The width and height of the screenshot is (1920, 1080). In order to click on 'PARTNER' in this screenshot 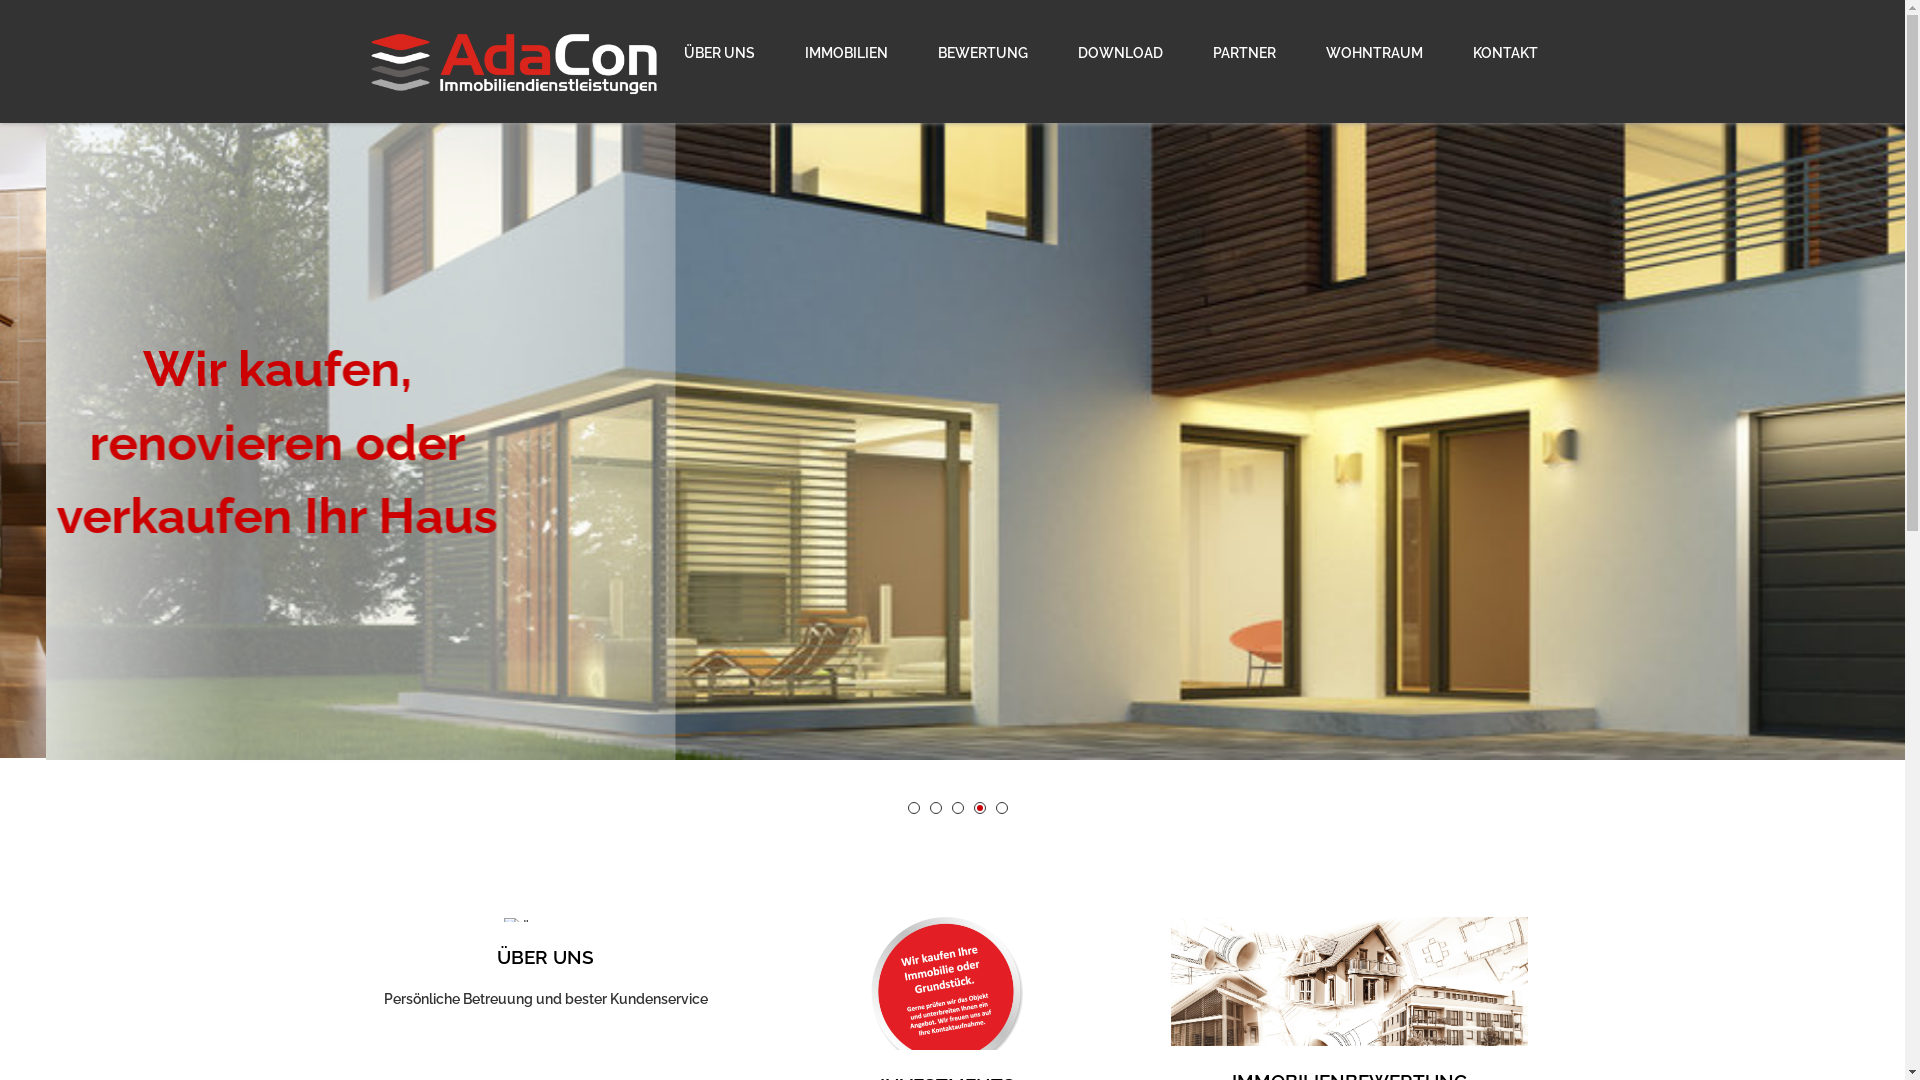, I will do `click(1190, 52)`.